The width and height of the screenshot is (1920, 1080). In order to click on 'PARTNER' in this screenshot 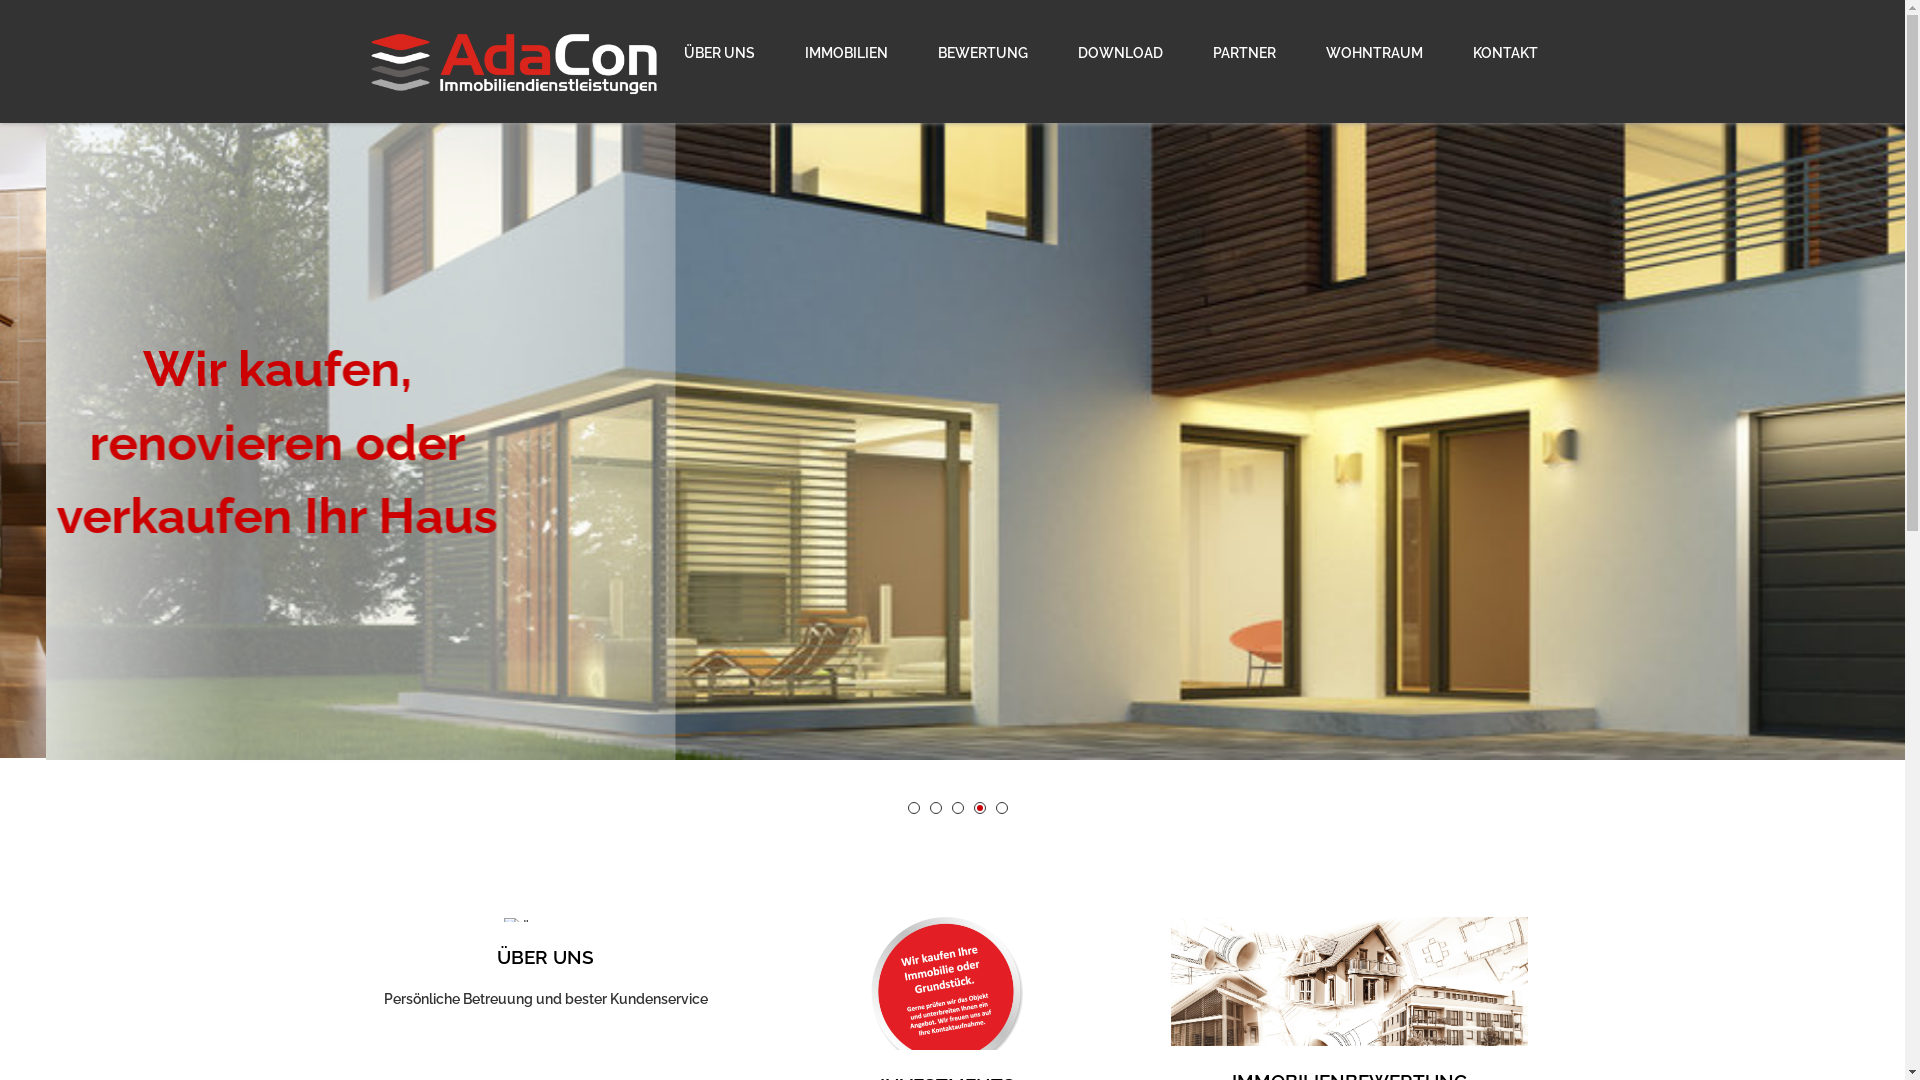, I will do `click(1190, 52)`.